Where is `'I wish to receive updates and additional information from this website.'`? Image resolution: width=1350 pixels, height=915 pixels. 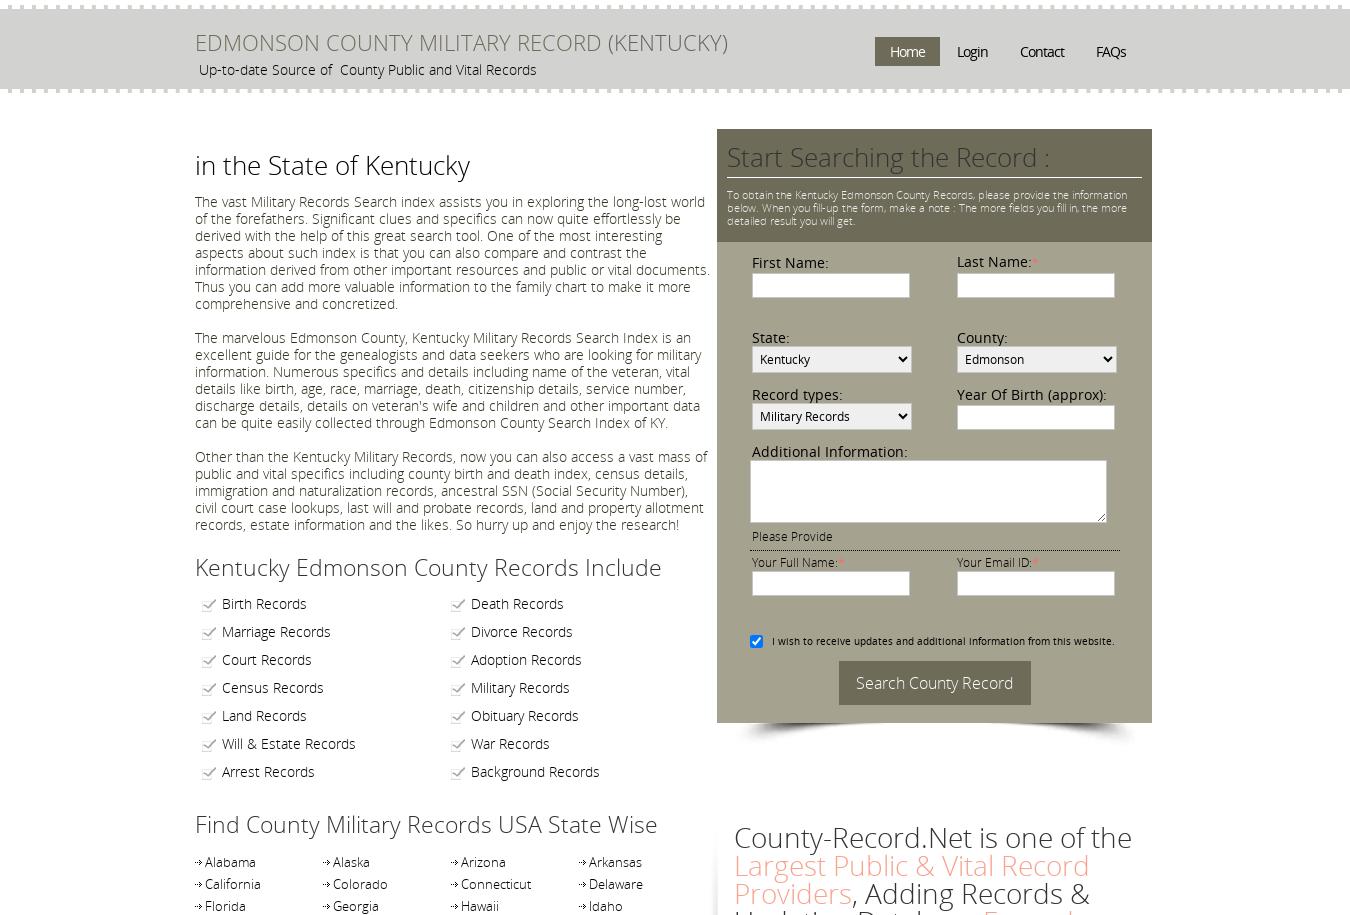 'I wish to receive updates and additional information from this website.' is located at coordinates (941, 640).